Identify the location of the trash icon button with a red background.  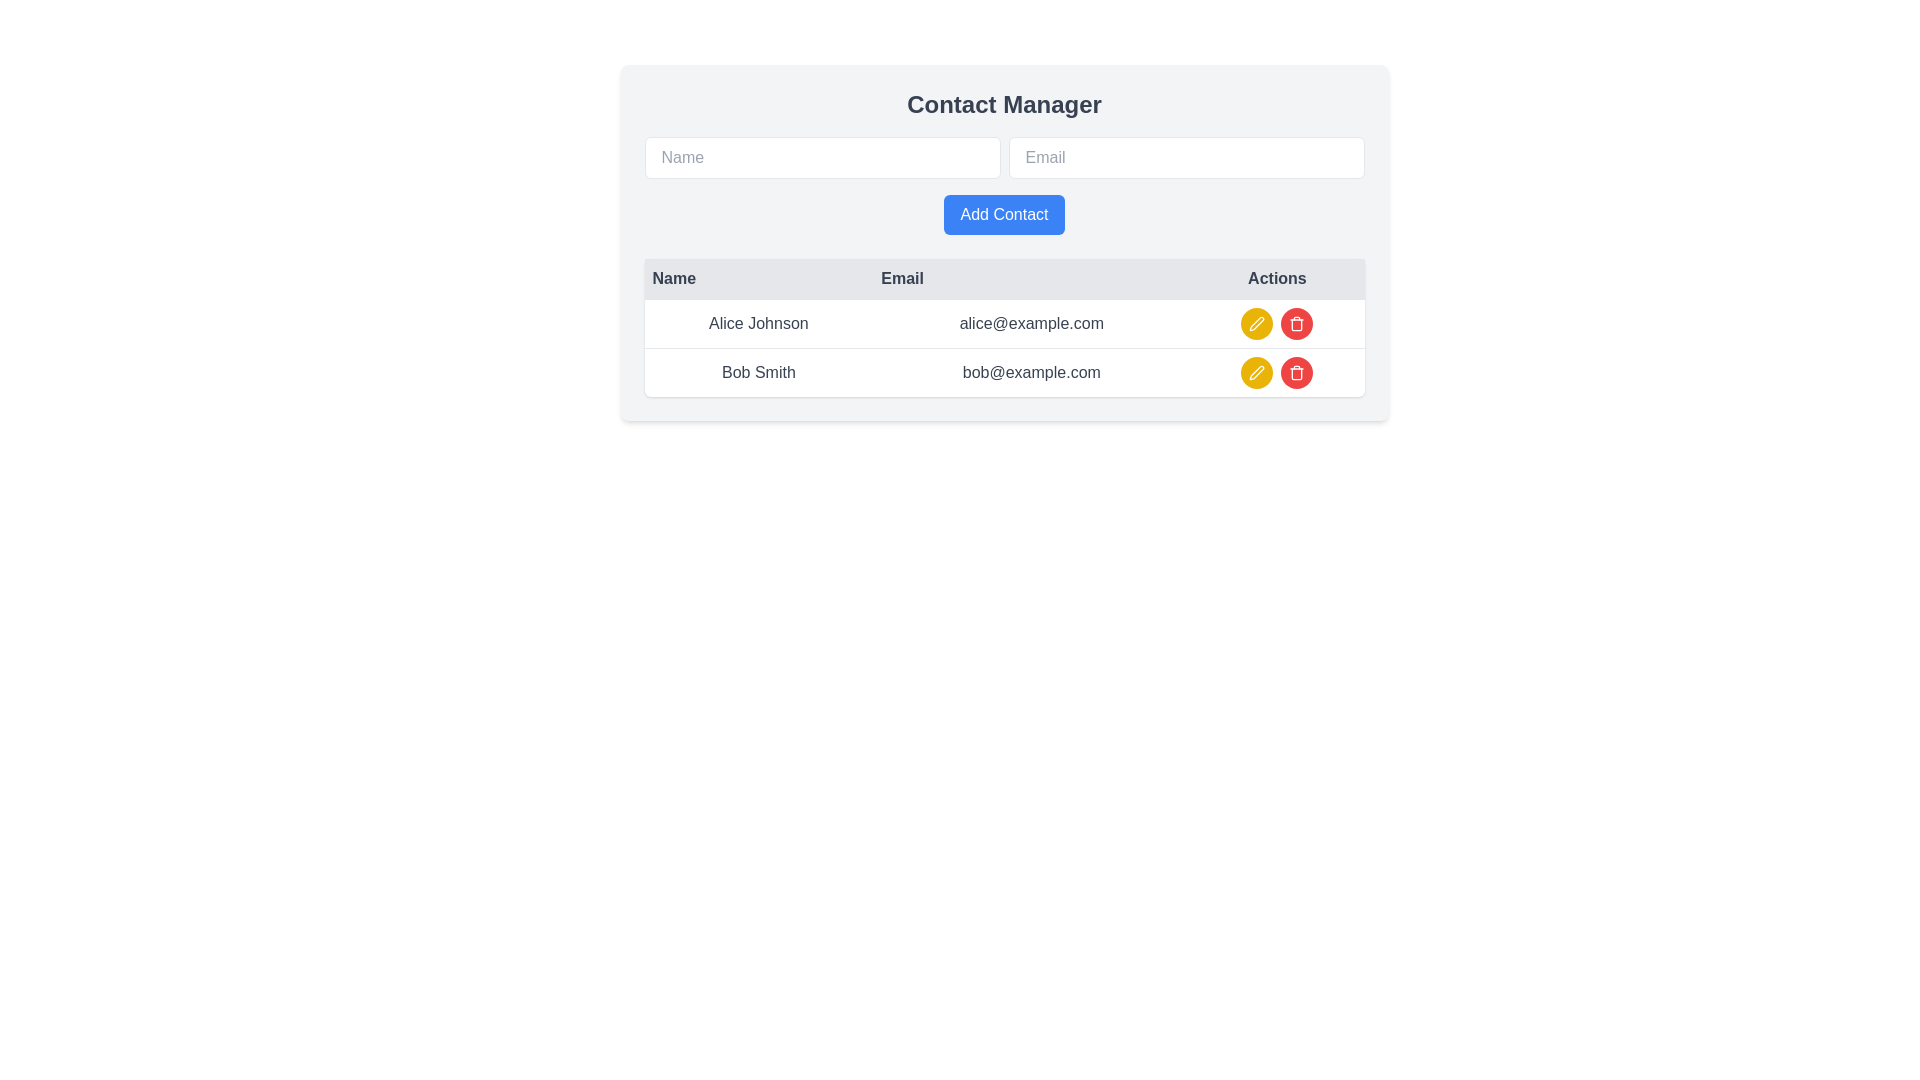
(1296, 323).